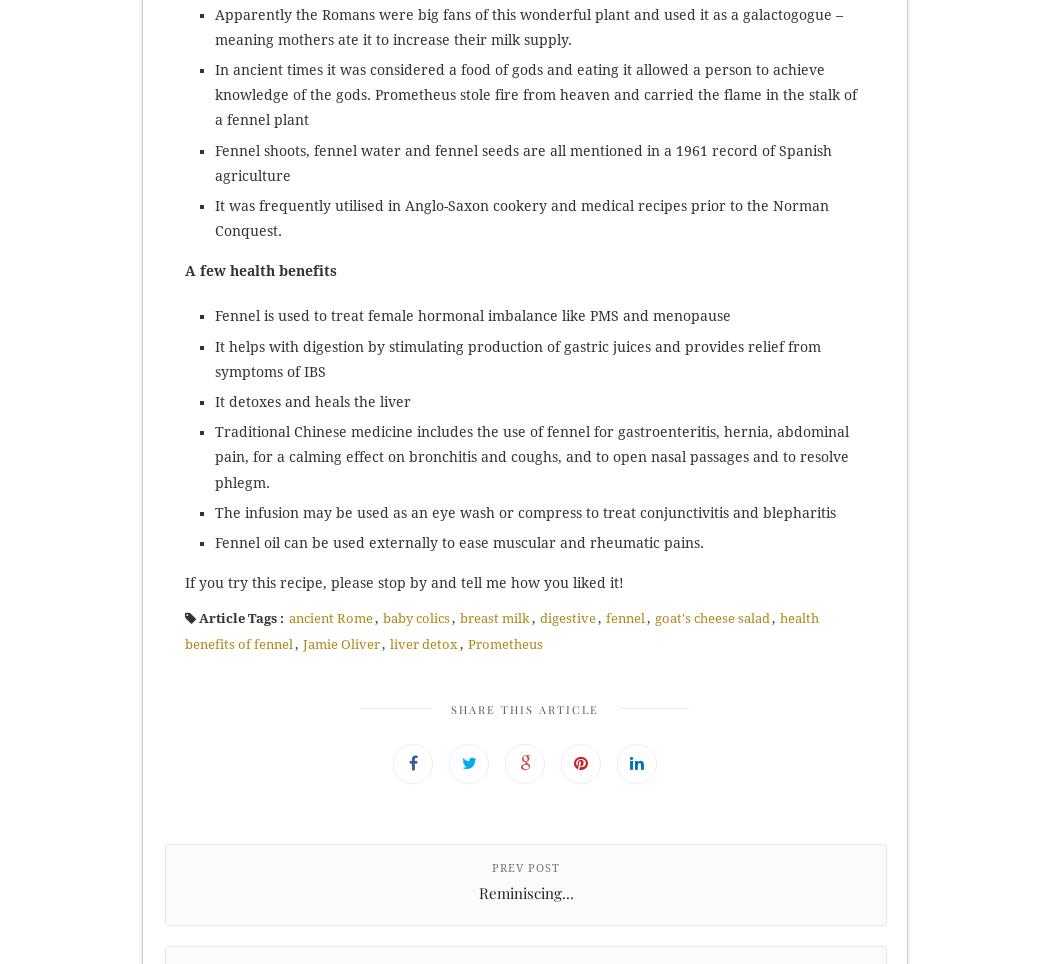  What do you see at coordinates (214, 25) in the screenshot?
I see `'Apparently the Romans were big fans of this wonderful plant and used it as a galactogogue – meaning mothers ate it to increase their milk supply.'` at bounding box center [214, 25].